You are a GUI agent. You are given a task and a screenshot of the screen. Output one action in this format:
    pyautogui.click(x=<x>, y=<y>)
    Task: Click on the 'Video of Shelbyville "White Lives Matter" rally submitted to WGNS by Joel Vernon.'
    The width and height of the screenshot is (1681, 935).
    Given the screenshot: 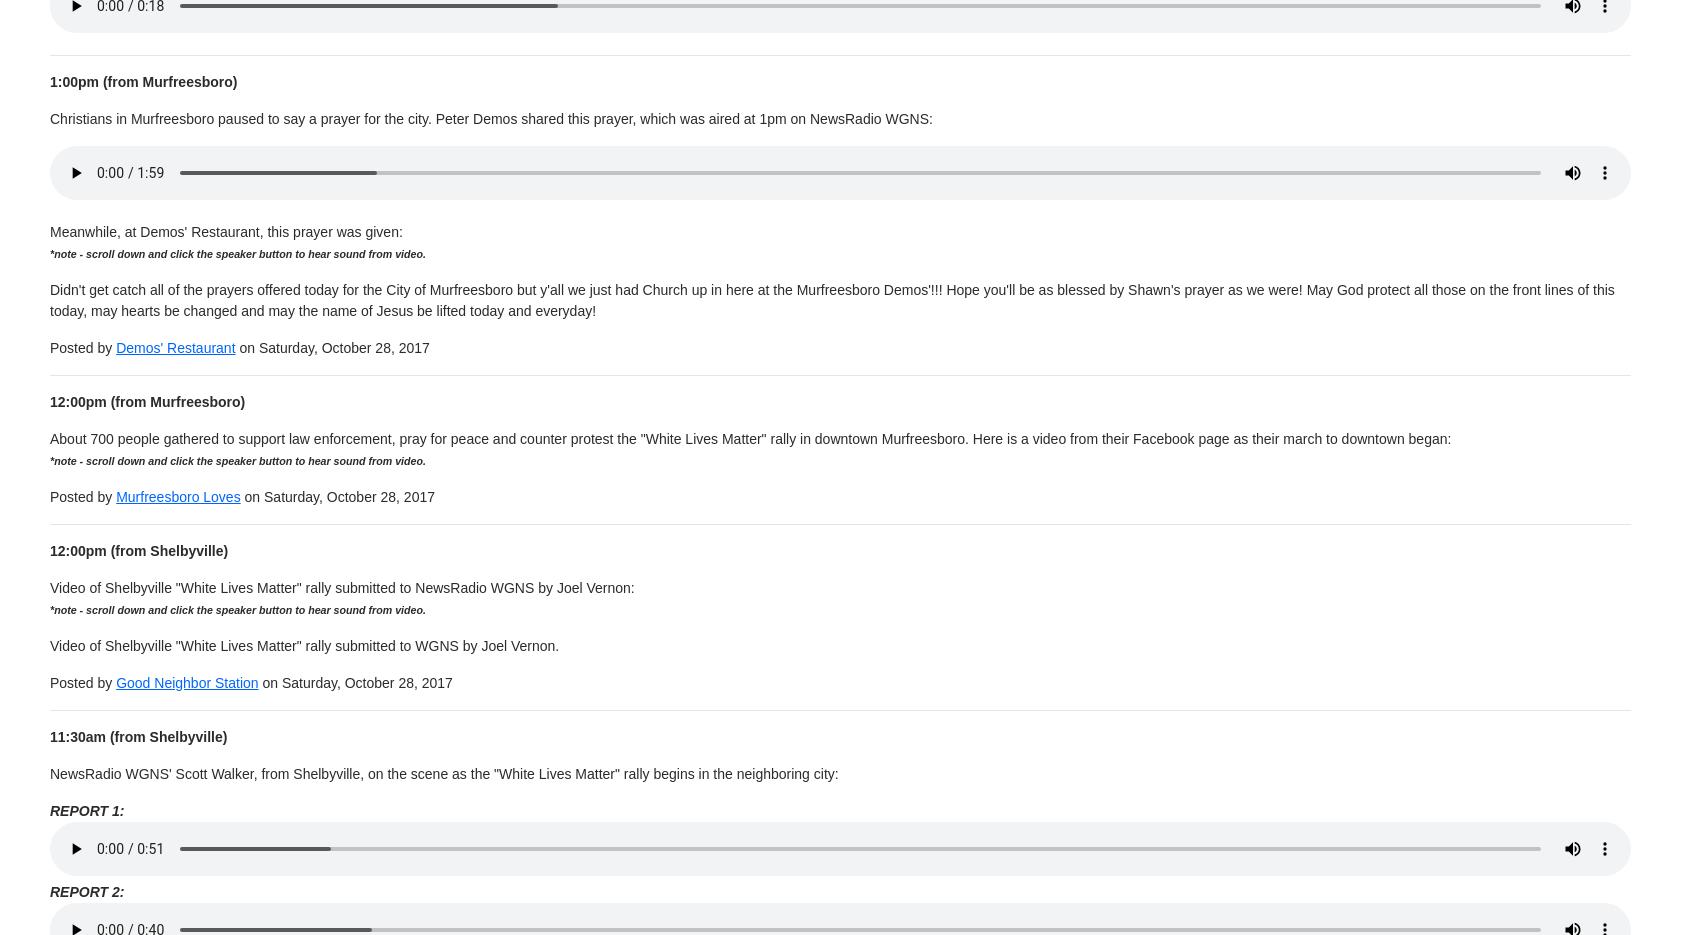 What is the action you would take?
    pyautogui.click(x=303, y=644)
    